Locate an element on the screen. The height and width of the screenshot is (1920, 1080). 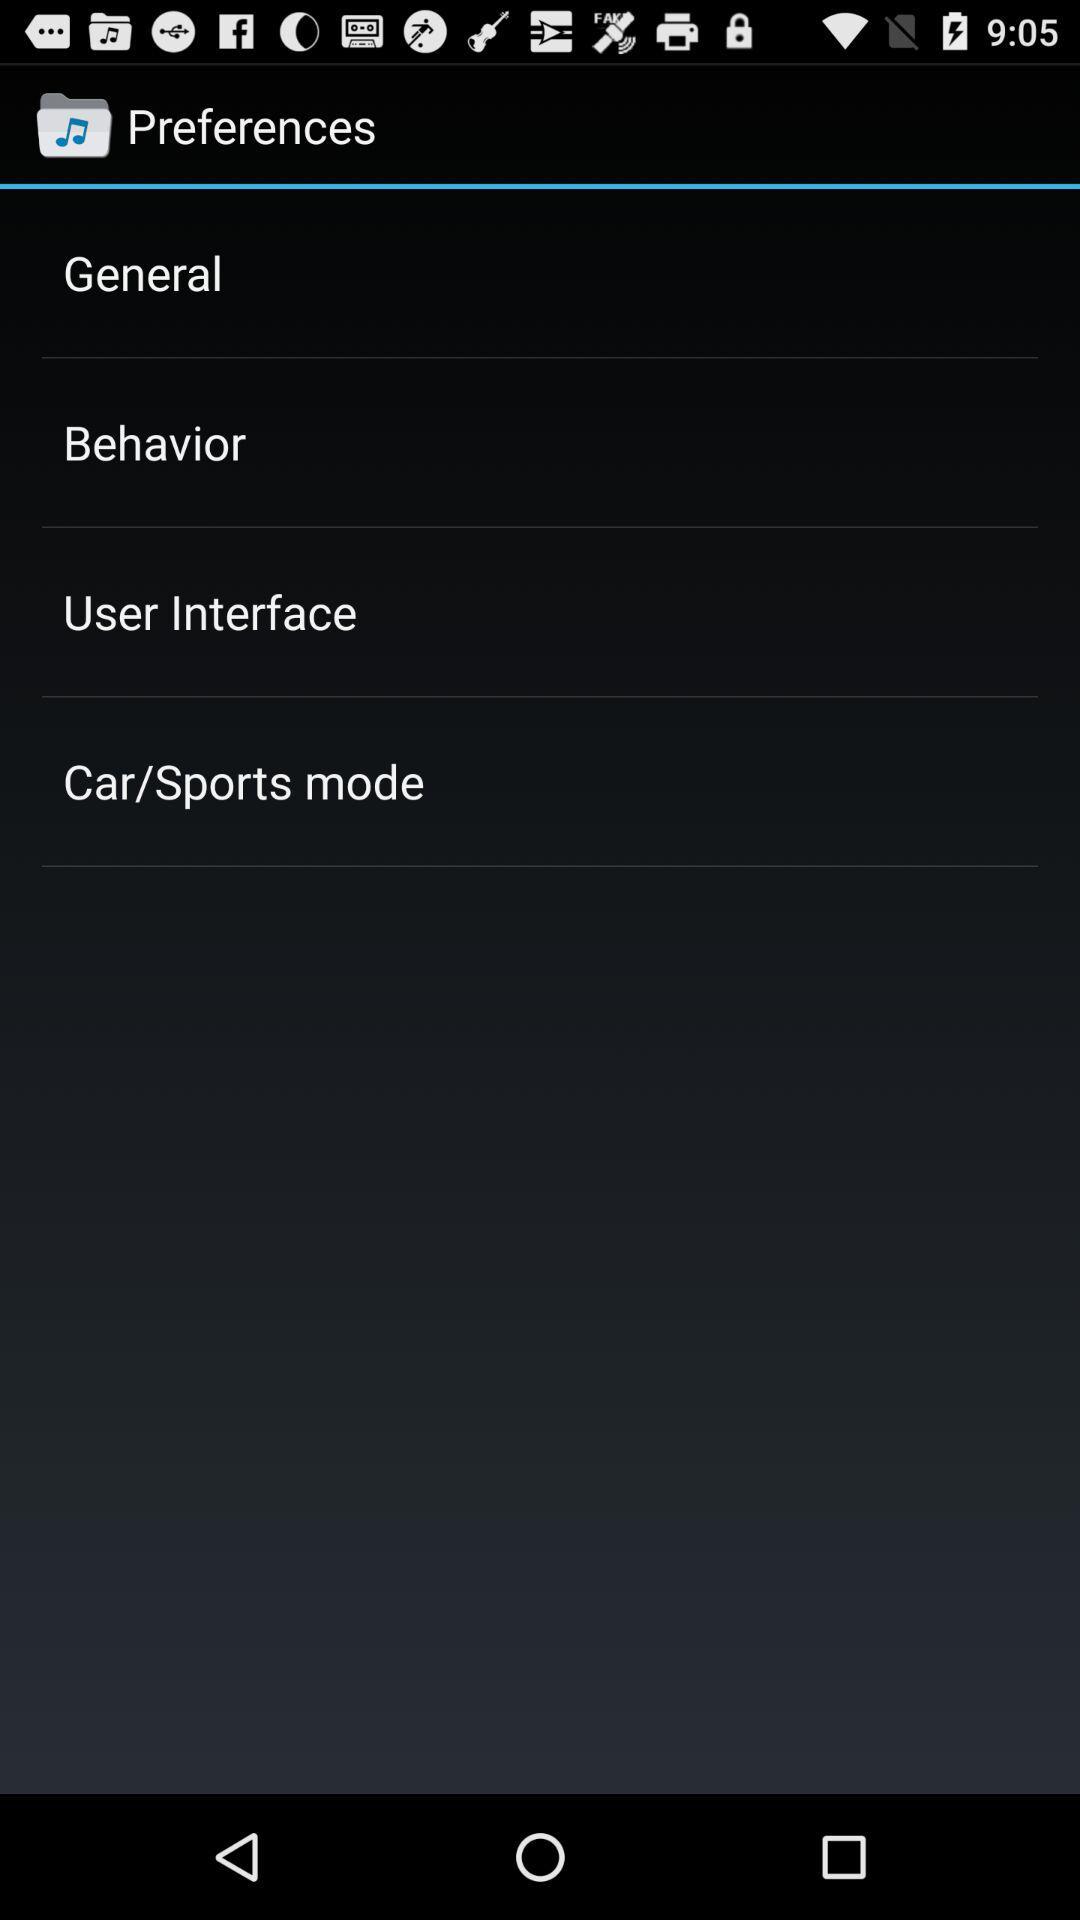
the item above the car/sports mode icon is located at coordinates (209, 610).